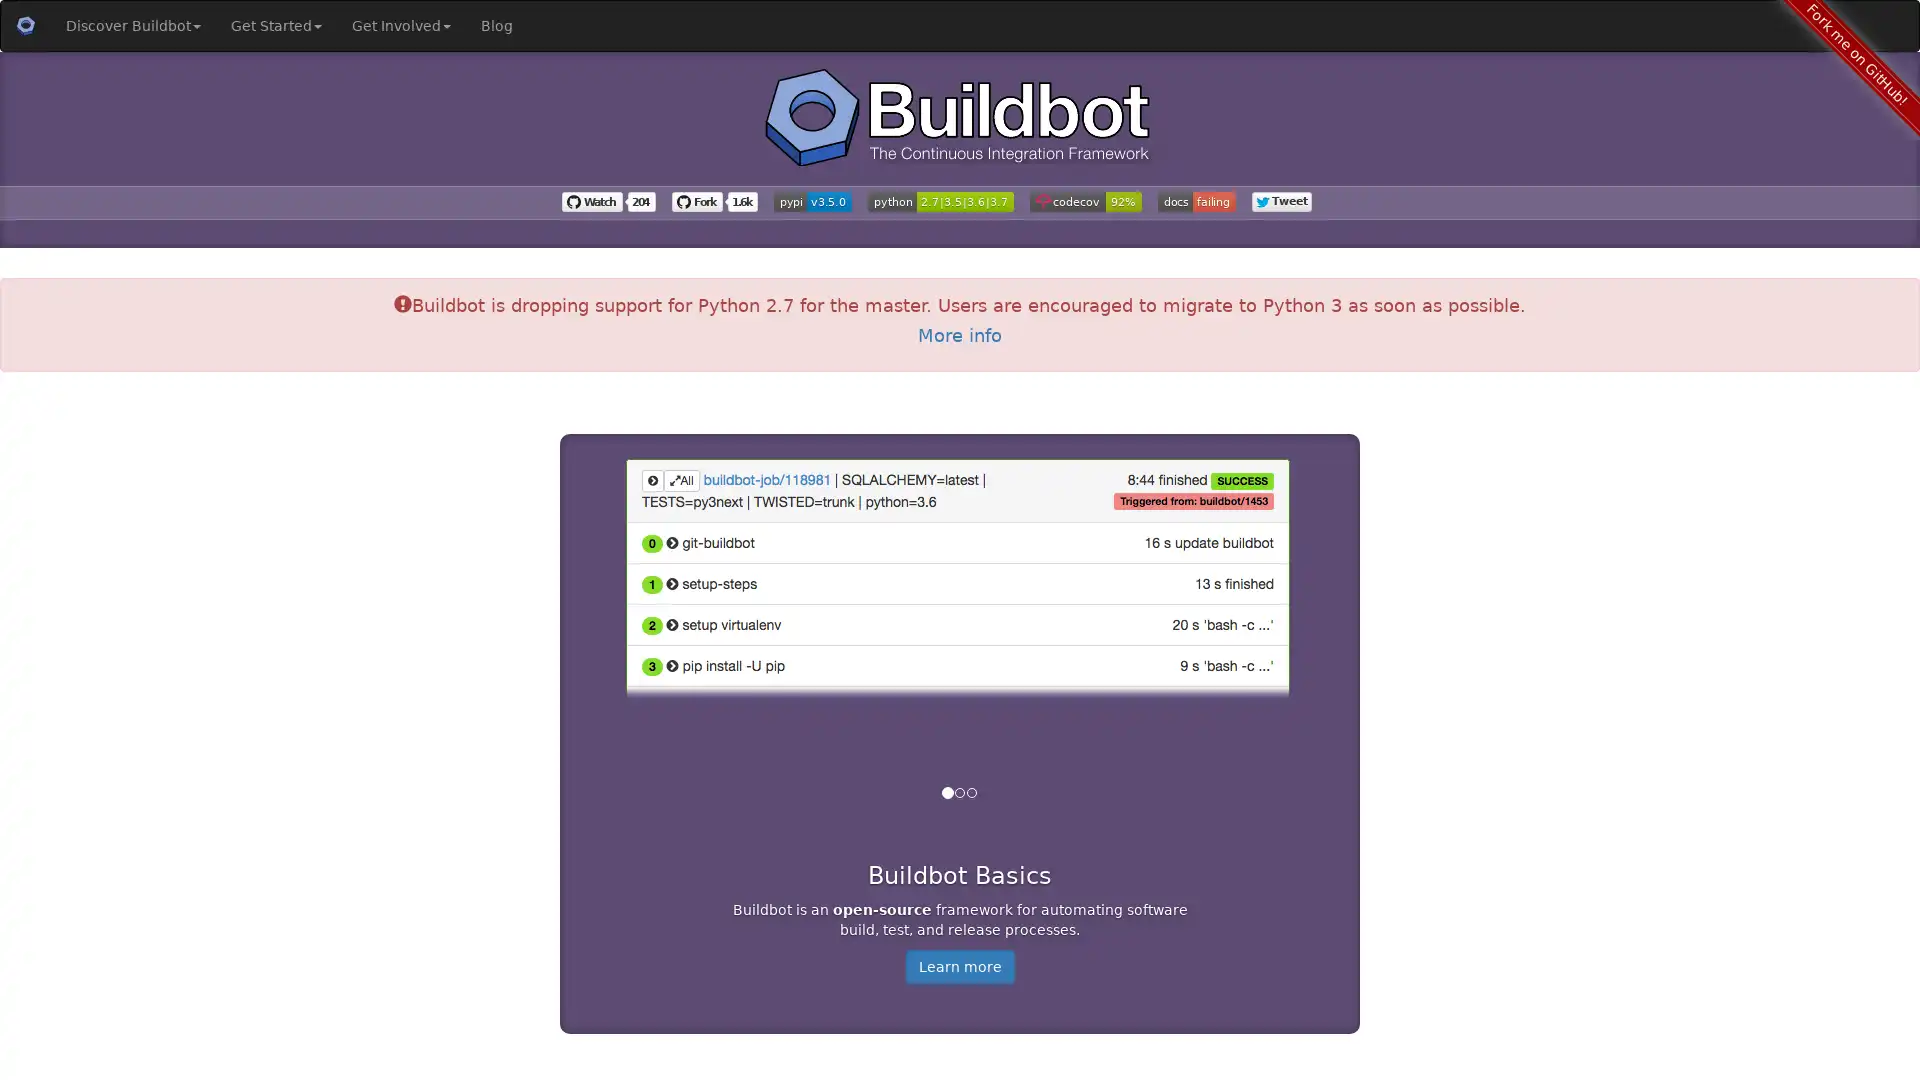 This screenshot has height=1080, width=1920. I want to click on Get Started, so click(275, 26).